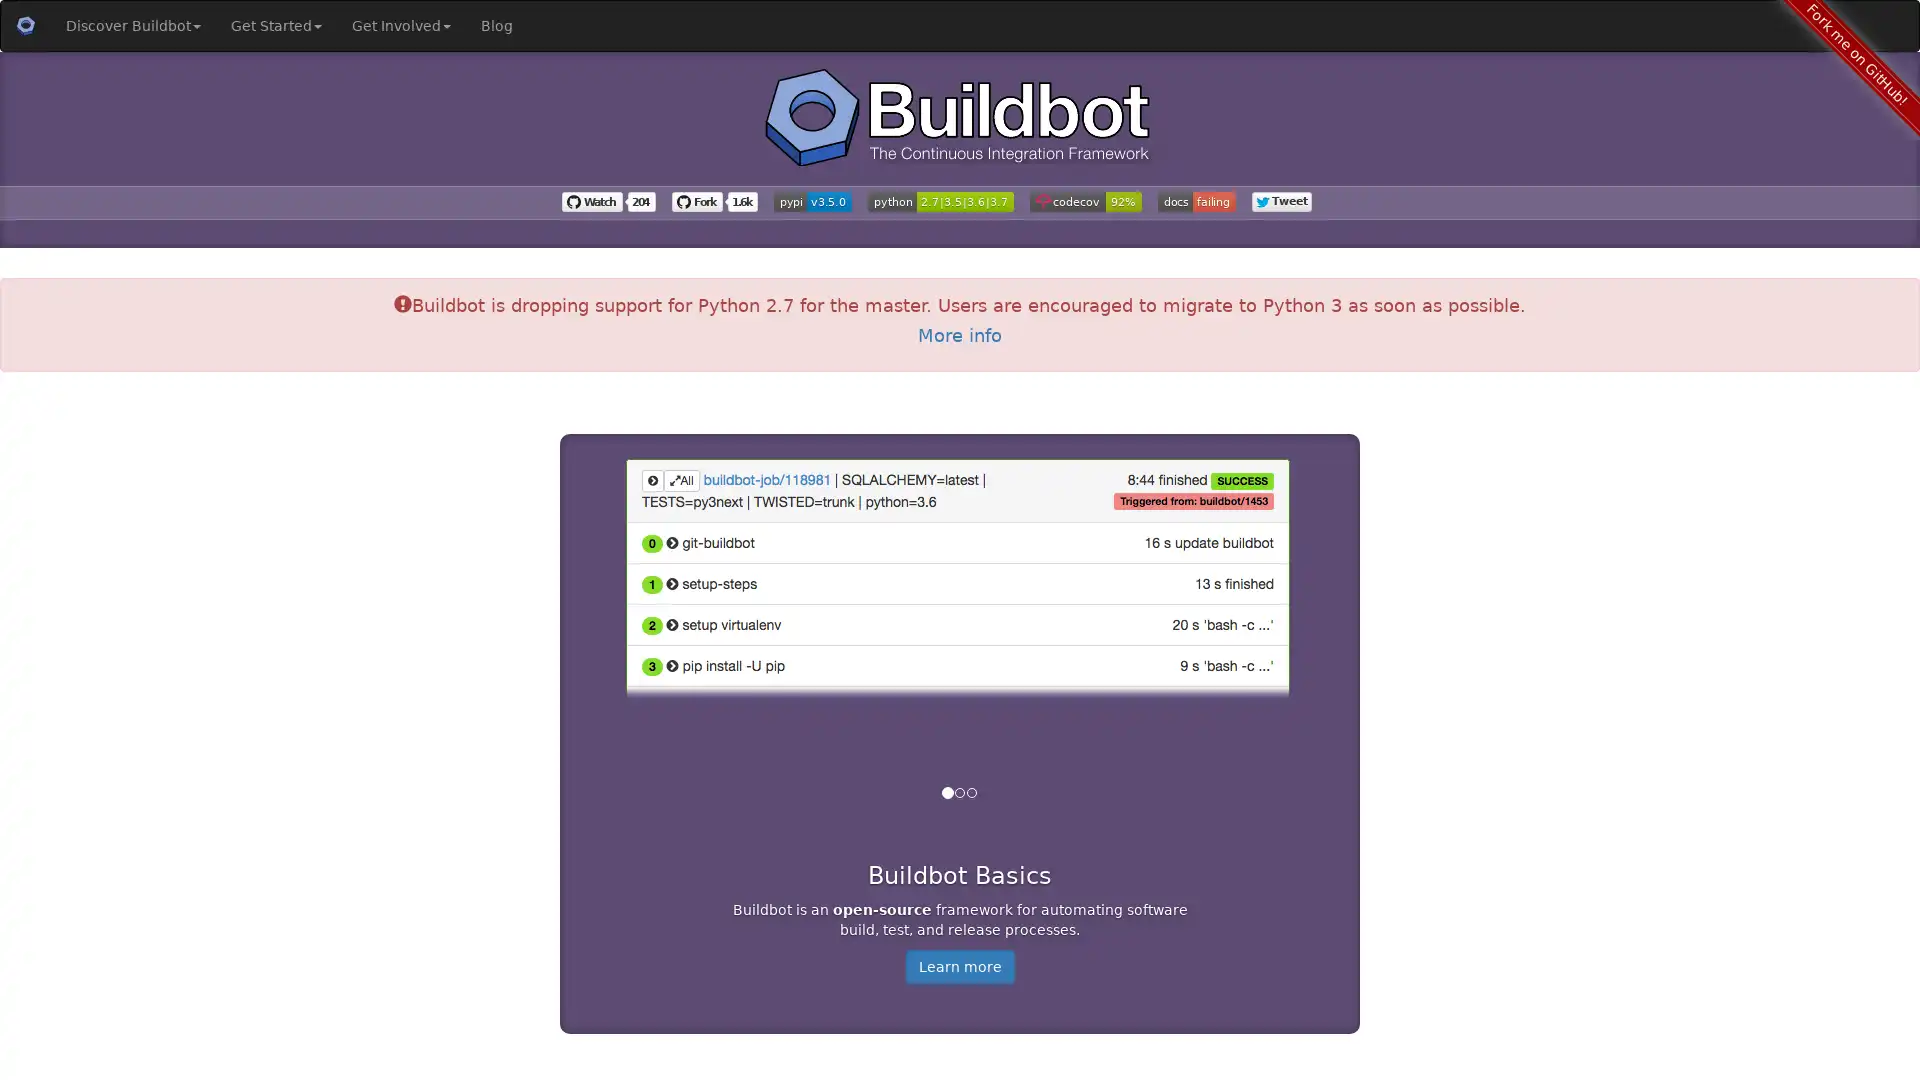 This screenshot has height=1080, width=1920. I want to click on Get Started, so click(275, 26).